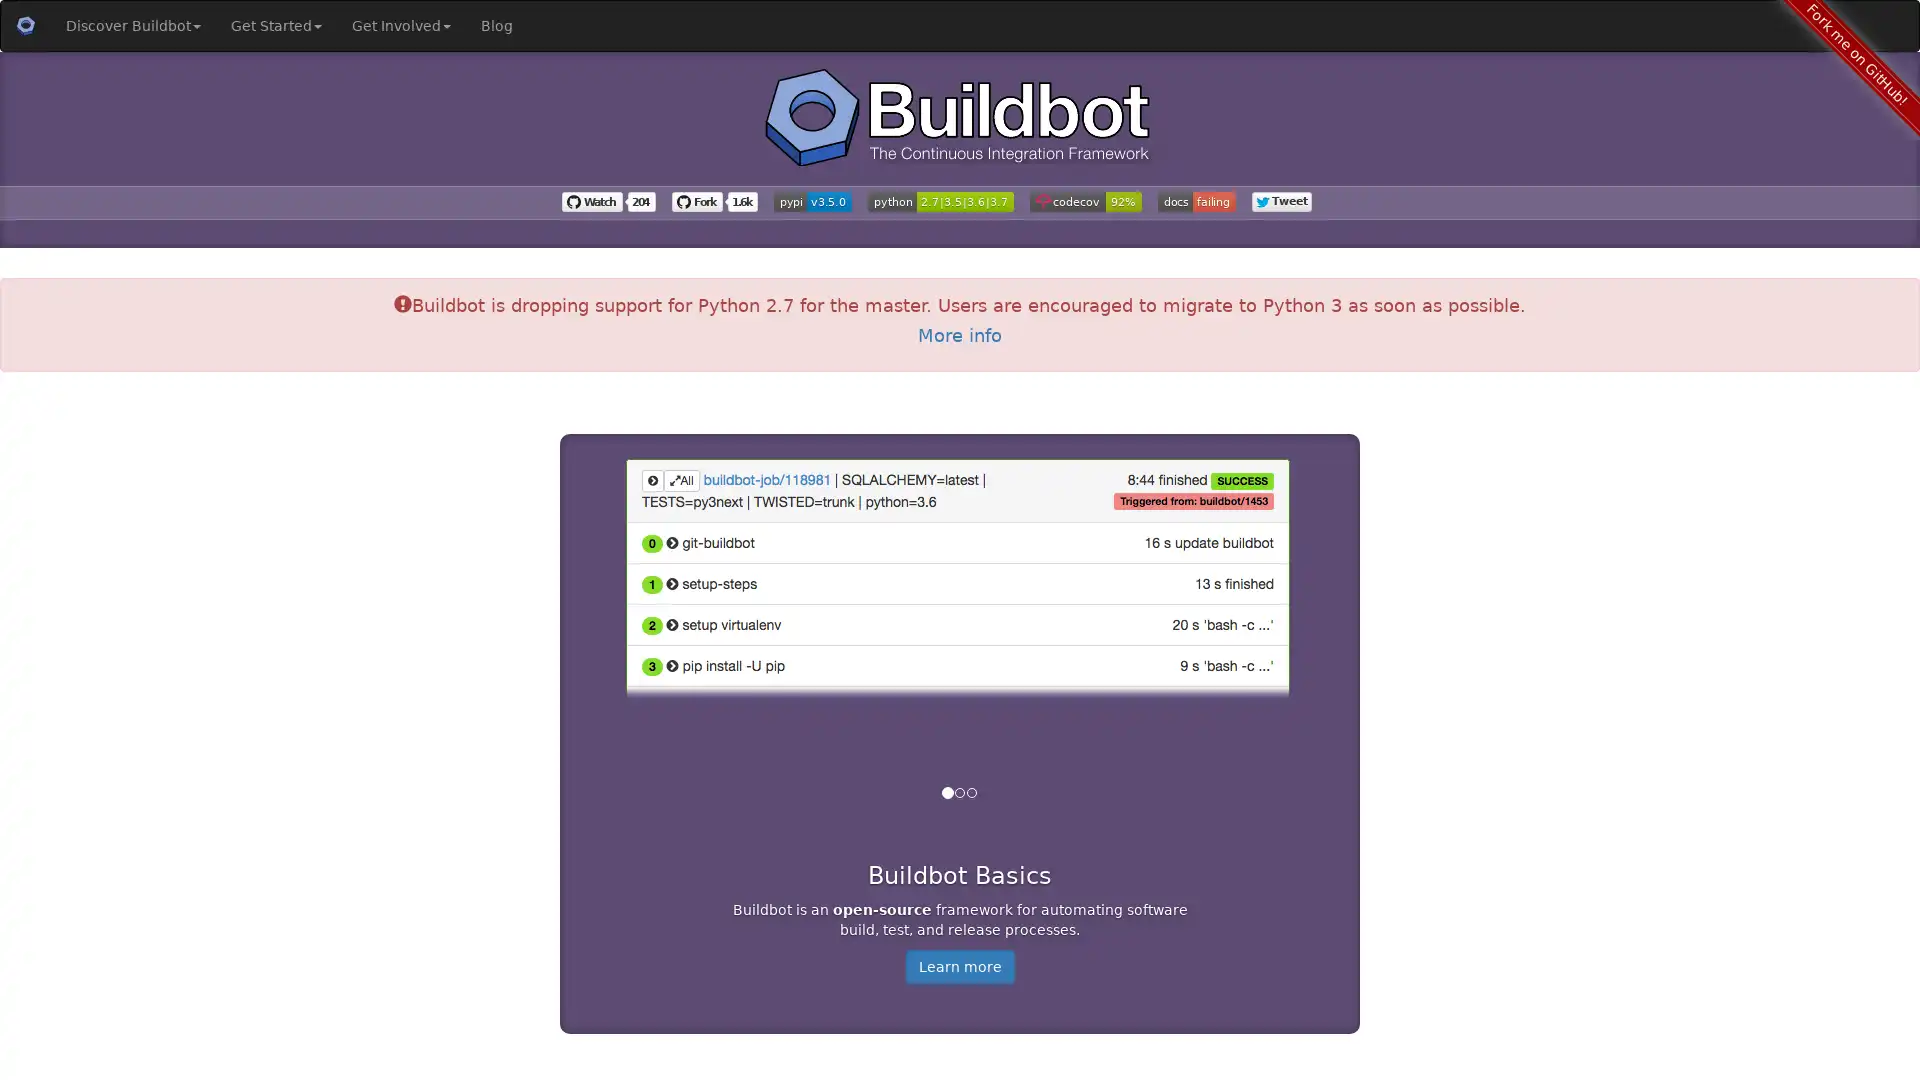 This screenshot has height=1080, width=1920. I want to click on Get Started, so click(275, 26).